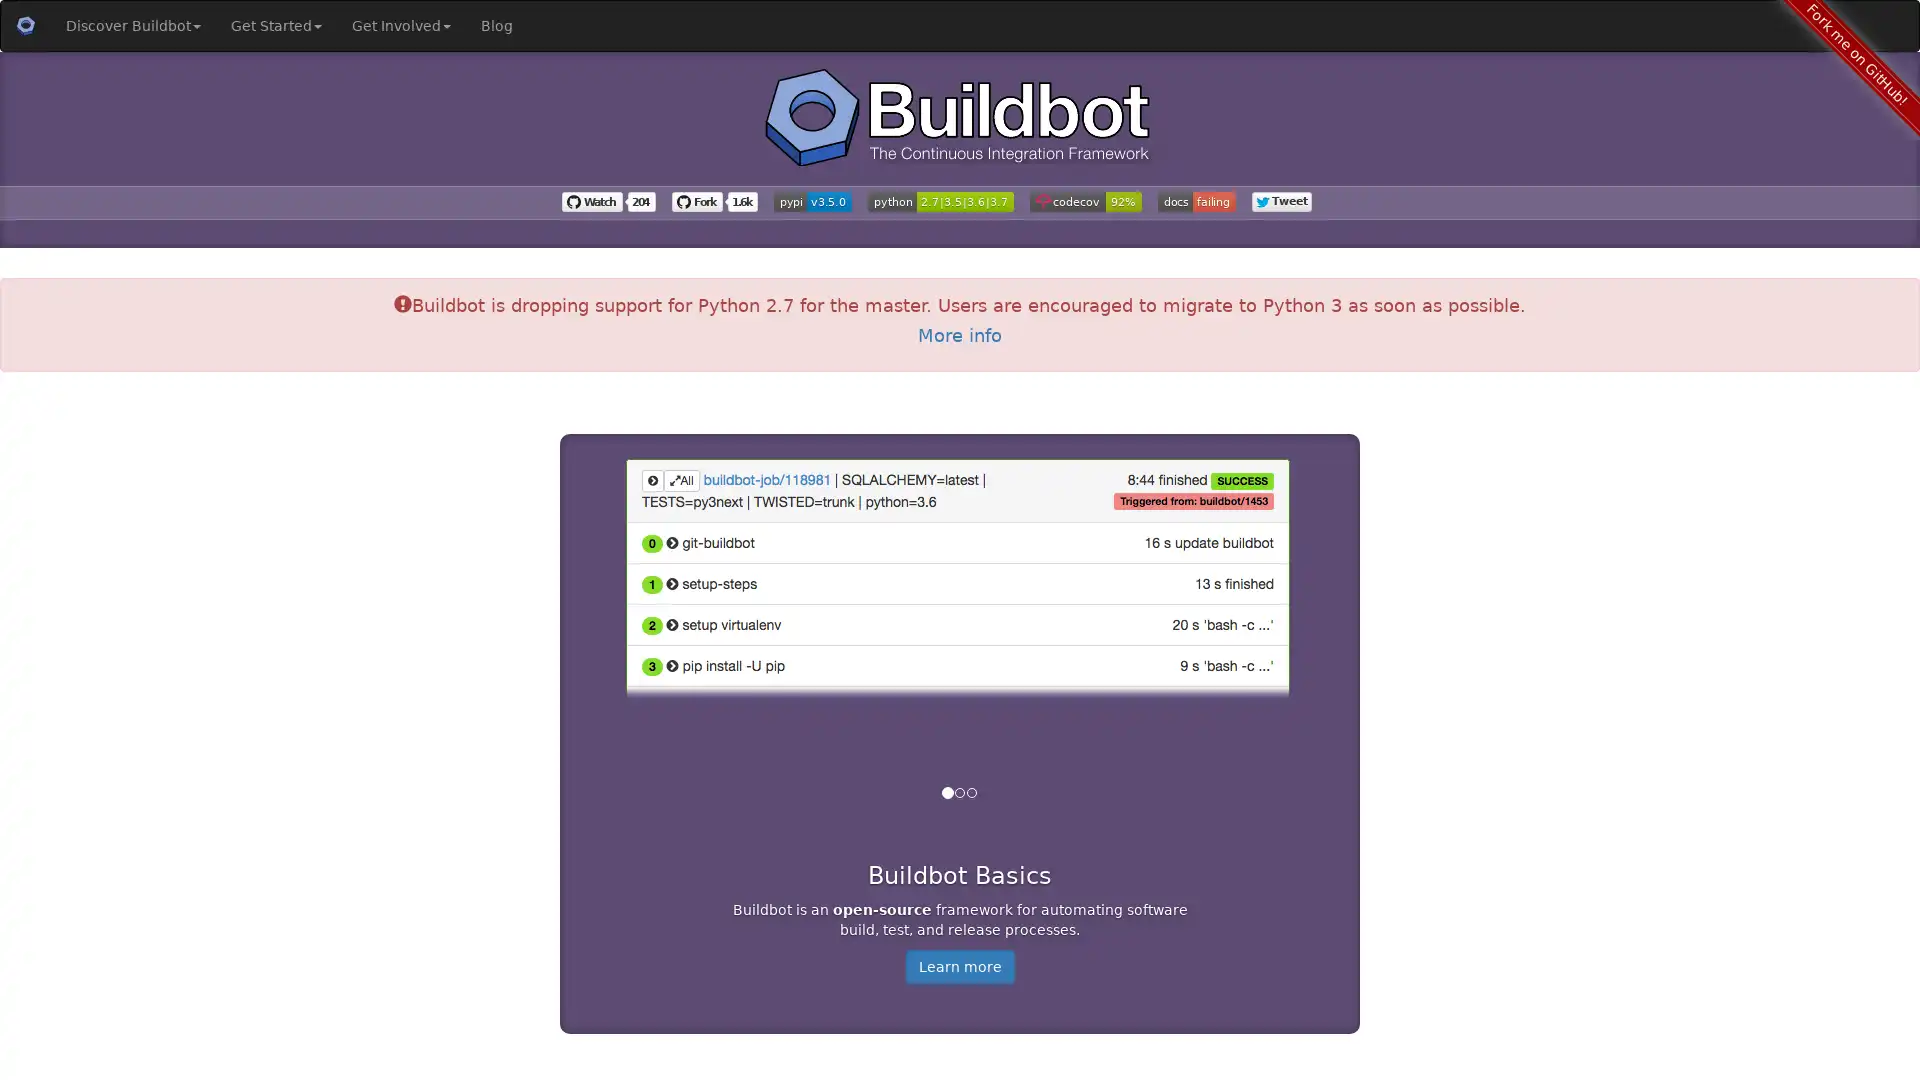 This screenshot has height=1080, width=1920. I want to click on Get Started, so click(275, 26).